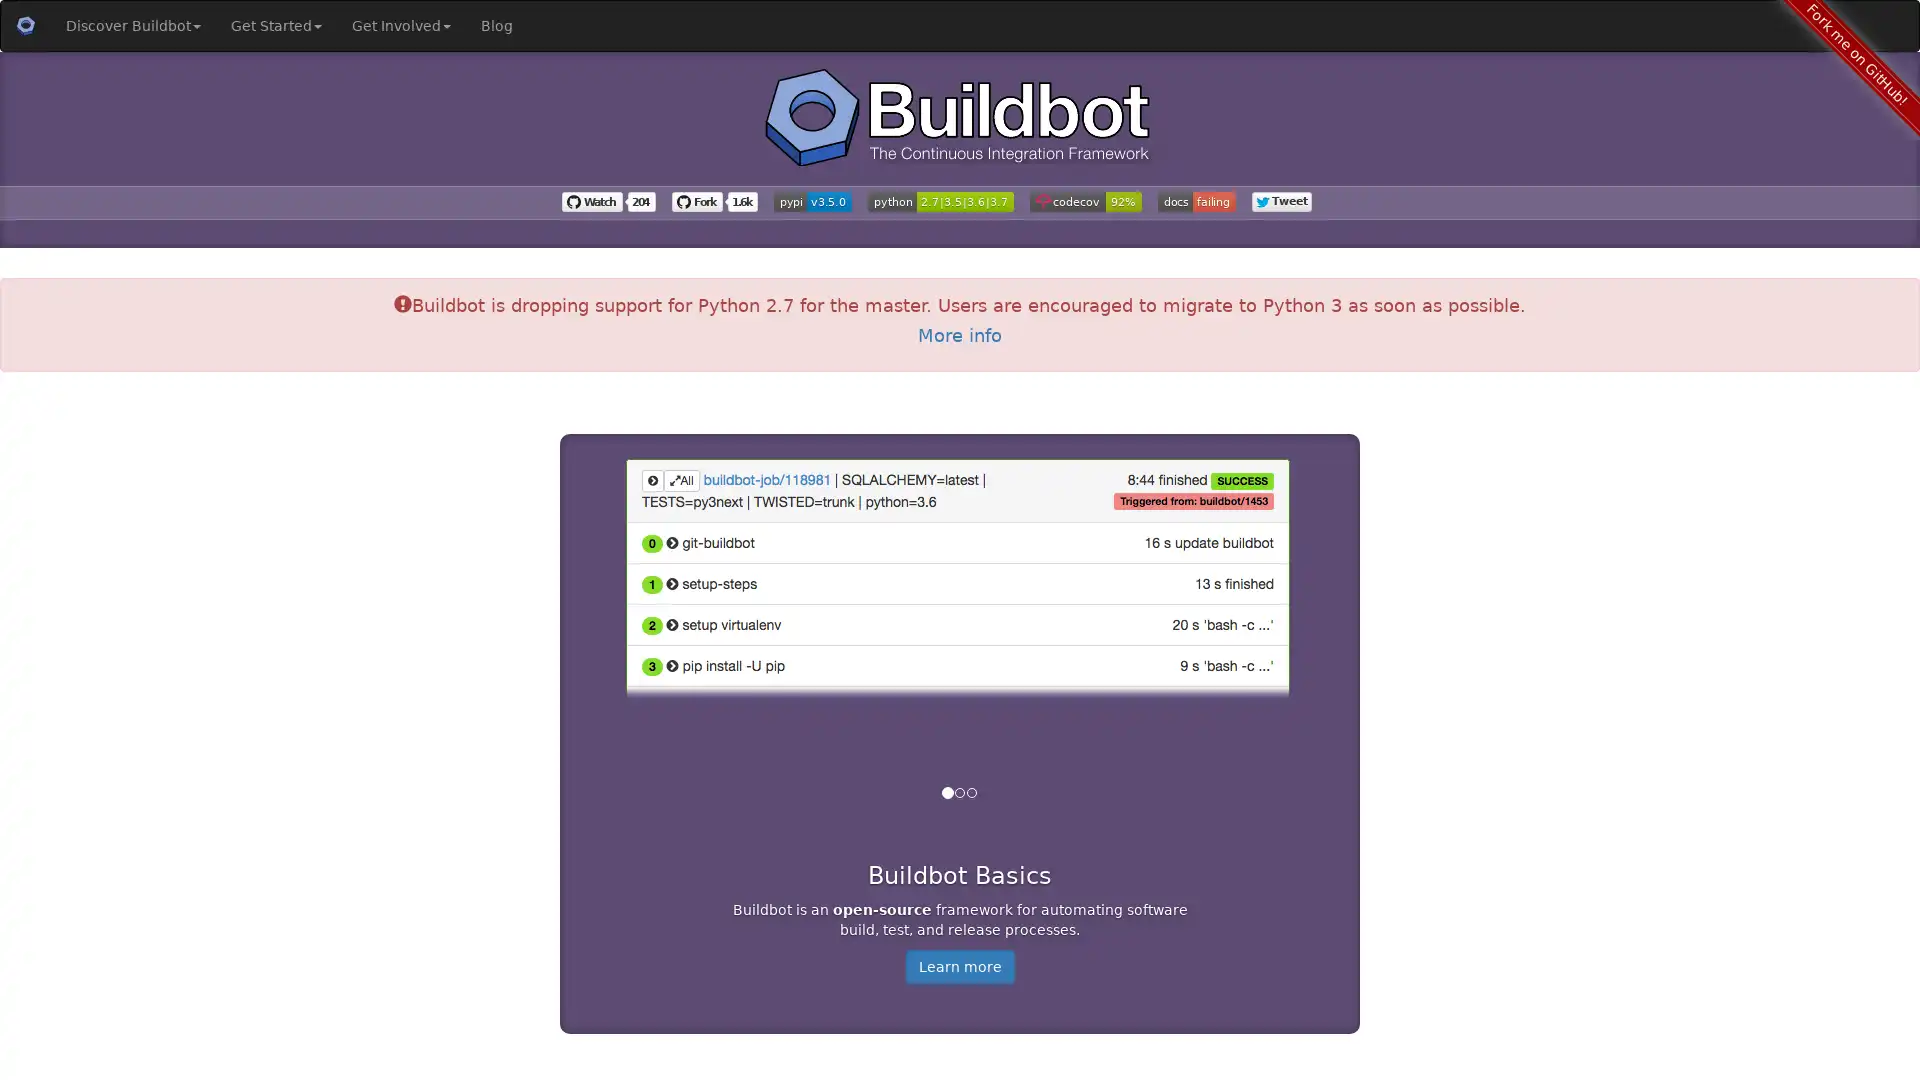 This screenshot has height=1080, width=1920. I want to click on Get Started, so click(275, 26).